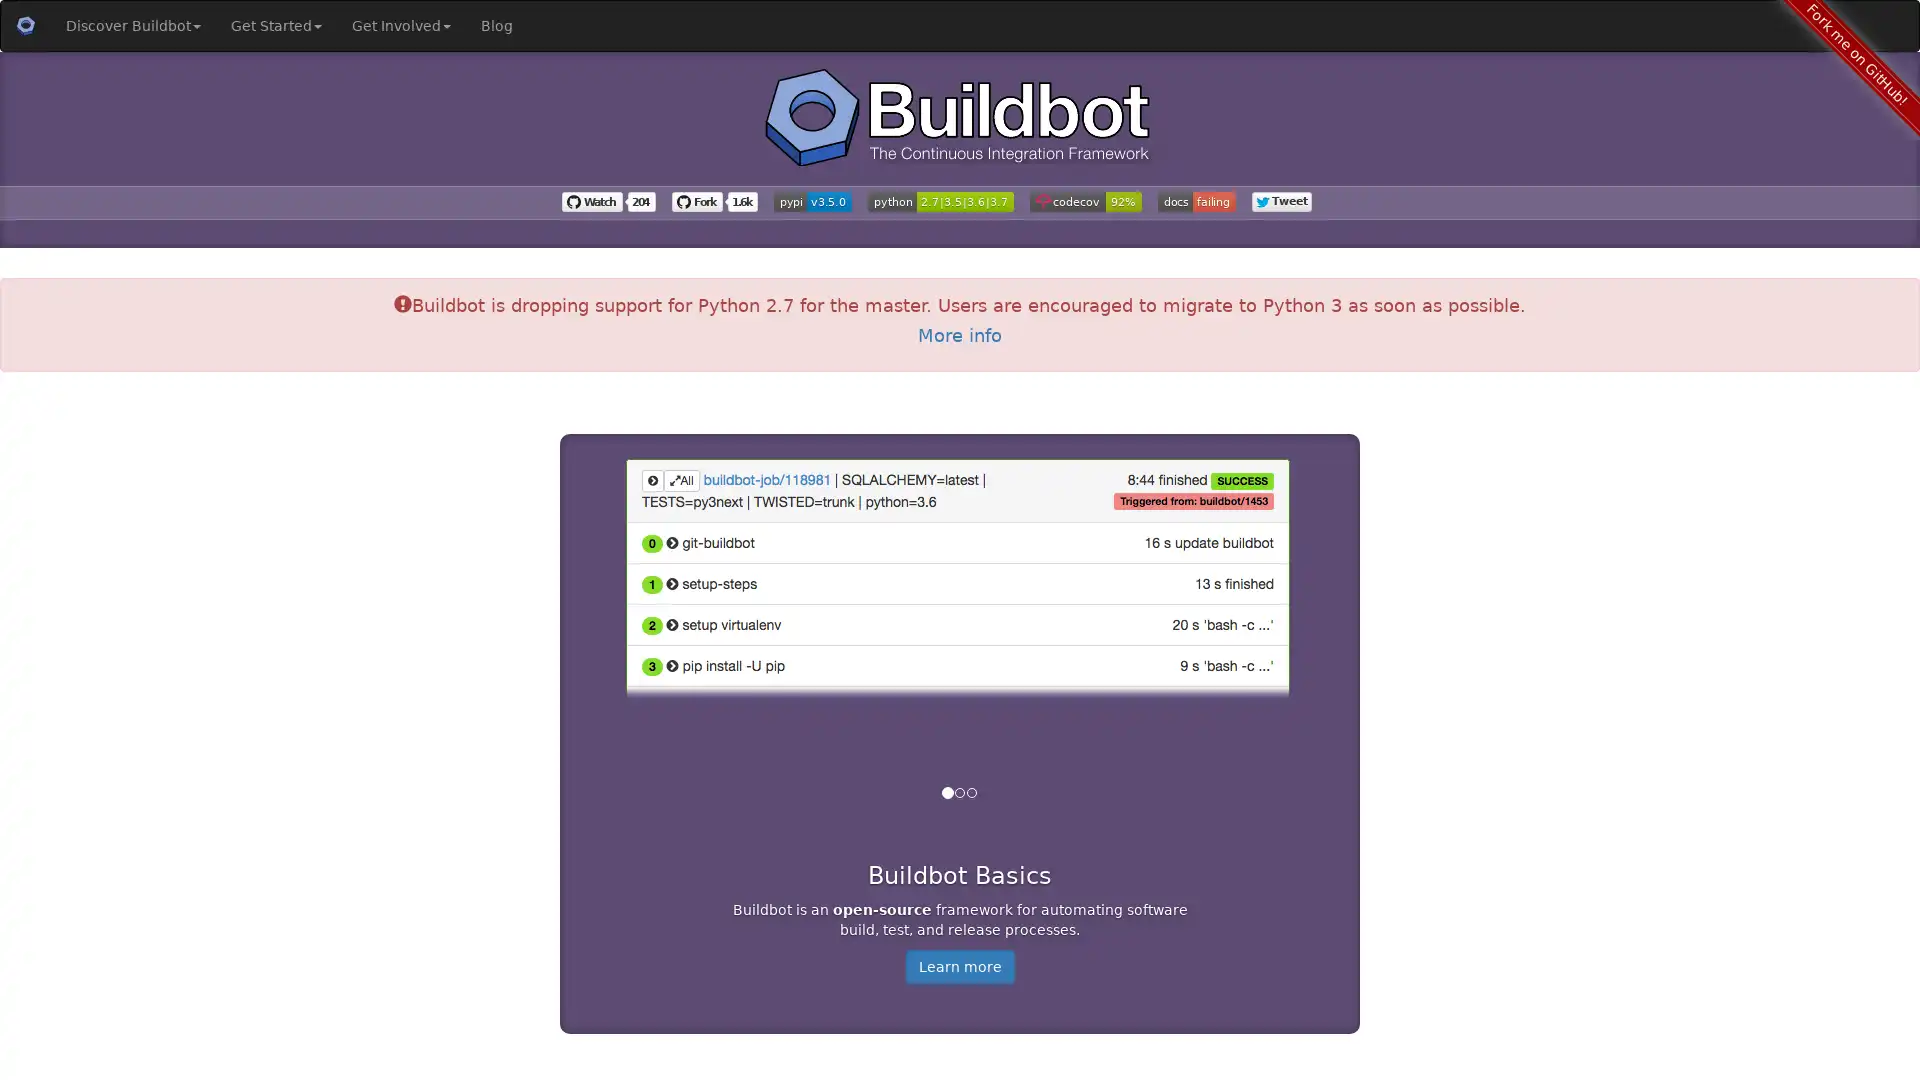 This screenshot has height=1080, width=1920. I want to click on Get Started, so click(275, 26).